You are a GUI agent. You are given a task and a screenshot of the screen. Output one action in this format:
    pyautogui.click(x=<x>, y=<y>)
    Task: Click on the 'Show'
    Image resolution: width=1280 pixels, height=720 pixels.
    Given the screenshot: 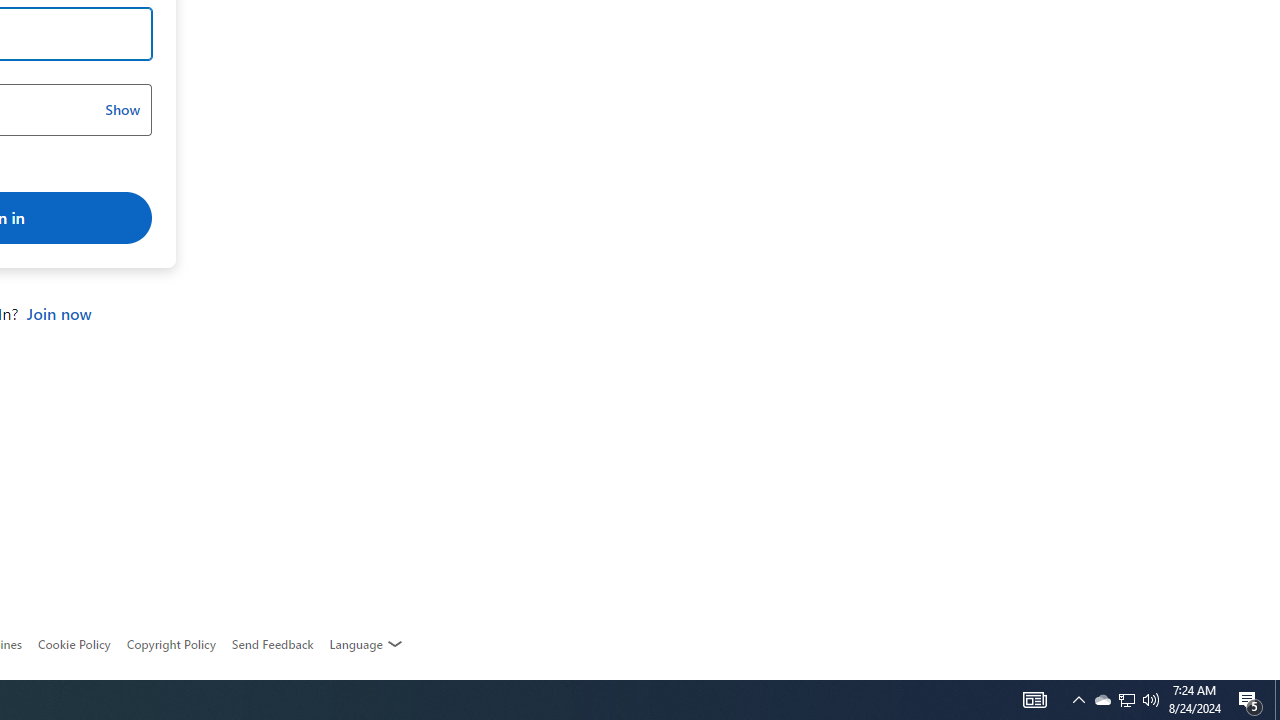 What is the action you would take?
    pyautogui.click(x=121, y=110)
    